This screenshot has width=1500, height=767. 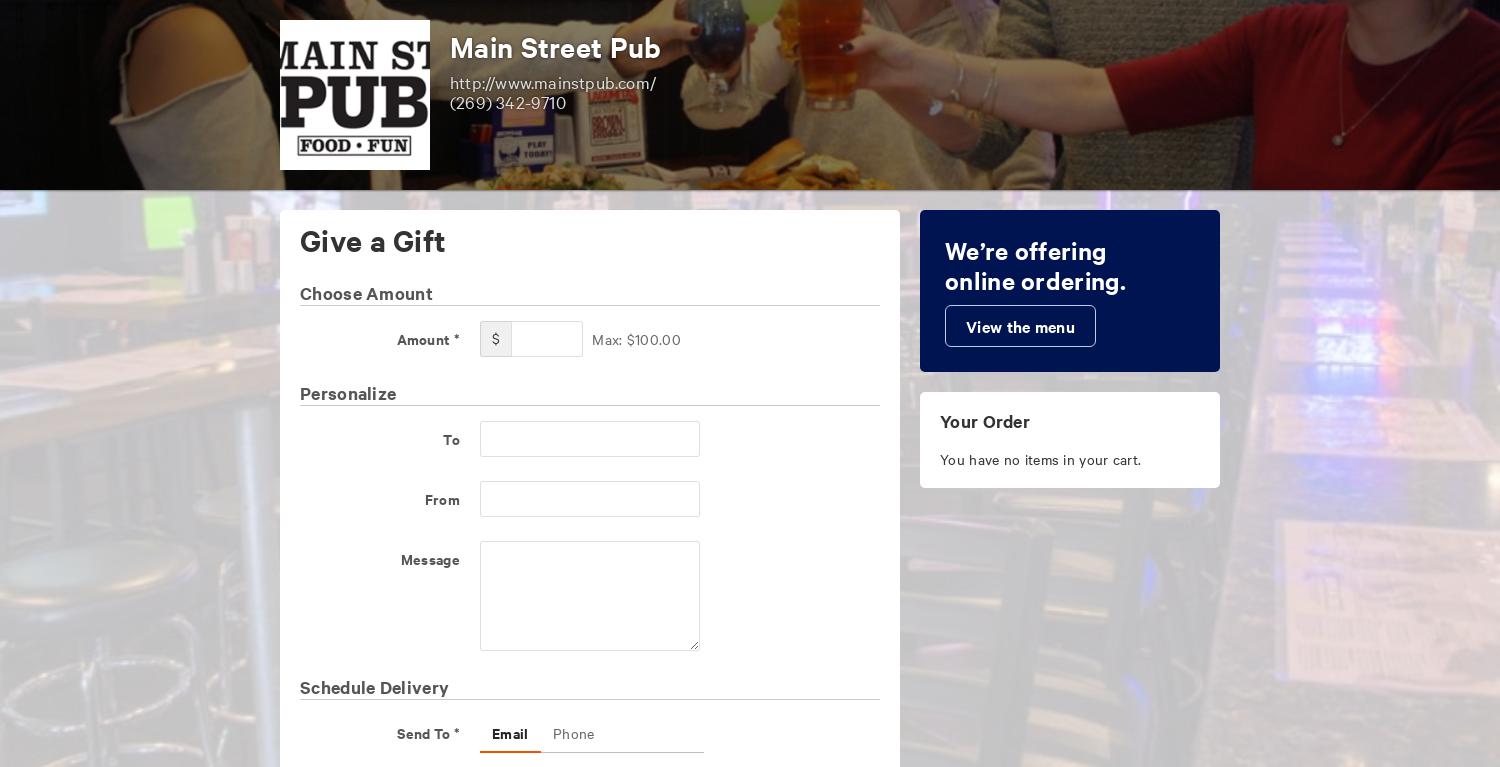 I want to click on 'Phone', so click(x=572, y=733).